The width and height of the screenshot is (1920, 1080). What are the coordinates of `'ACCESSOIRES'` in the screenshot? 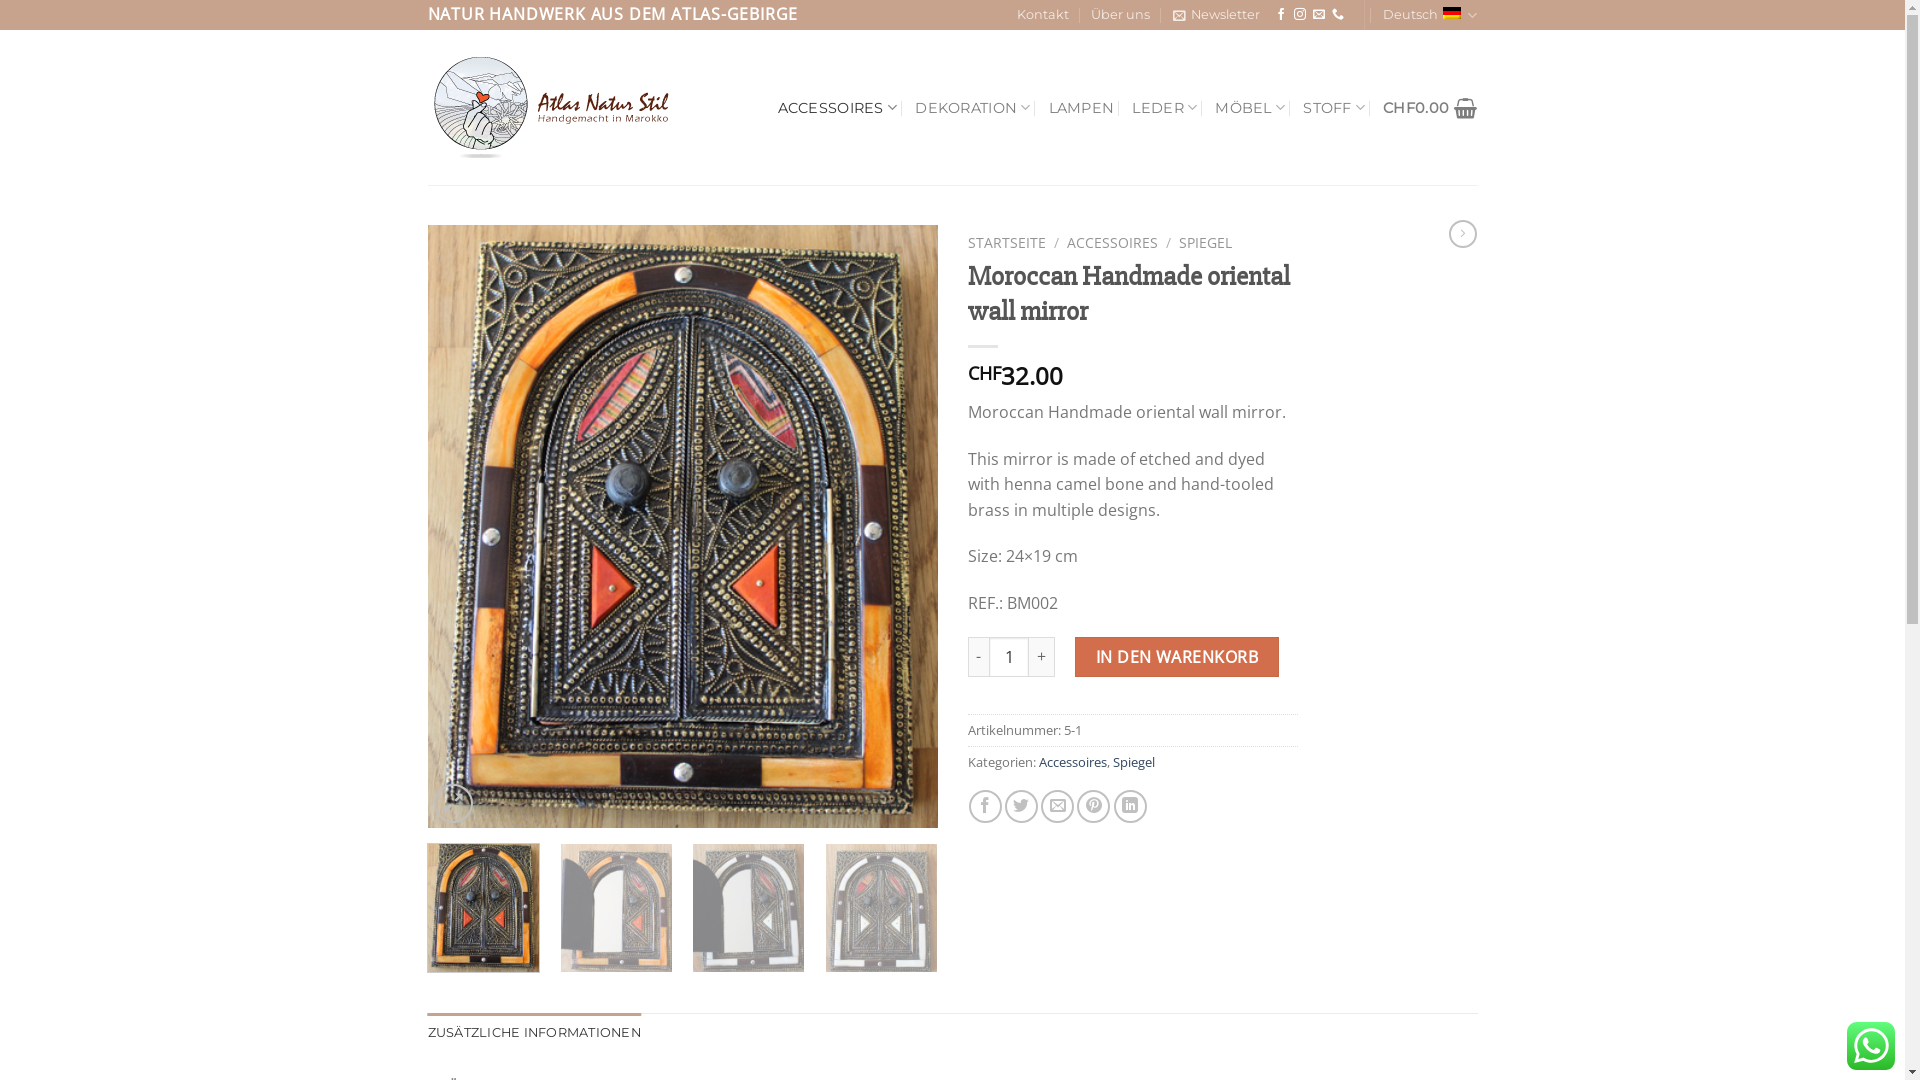 It's located at (838, 107).